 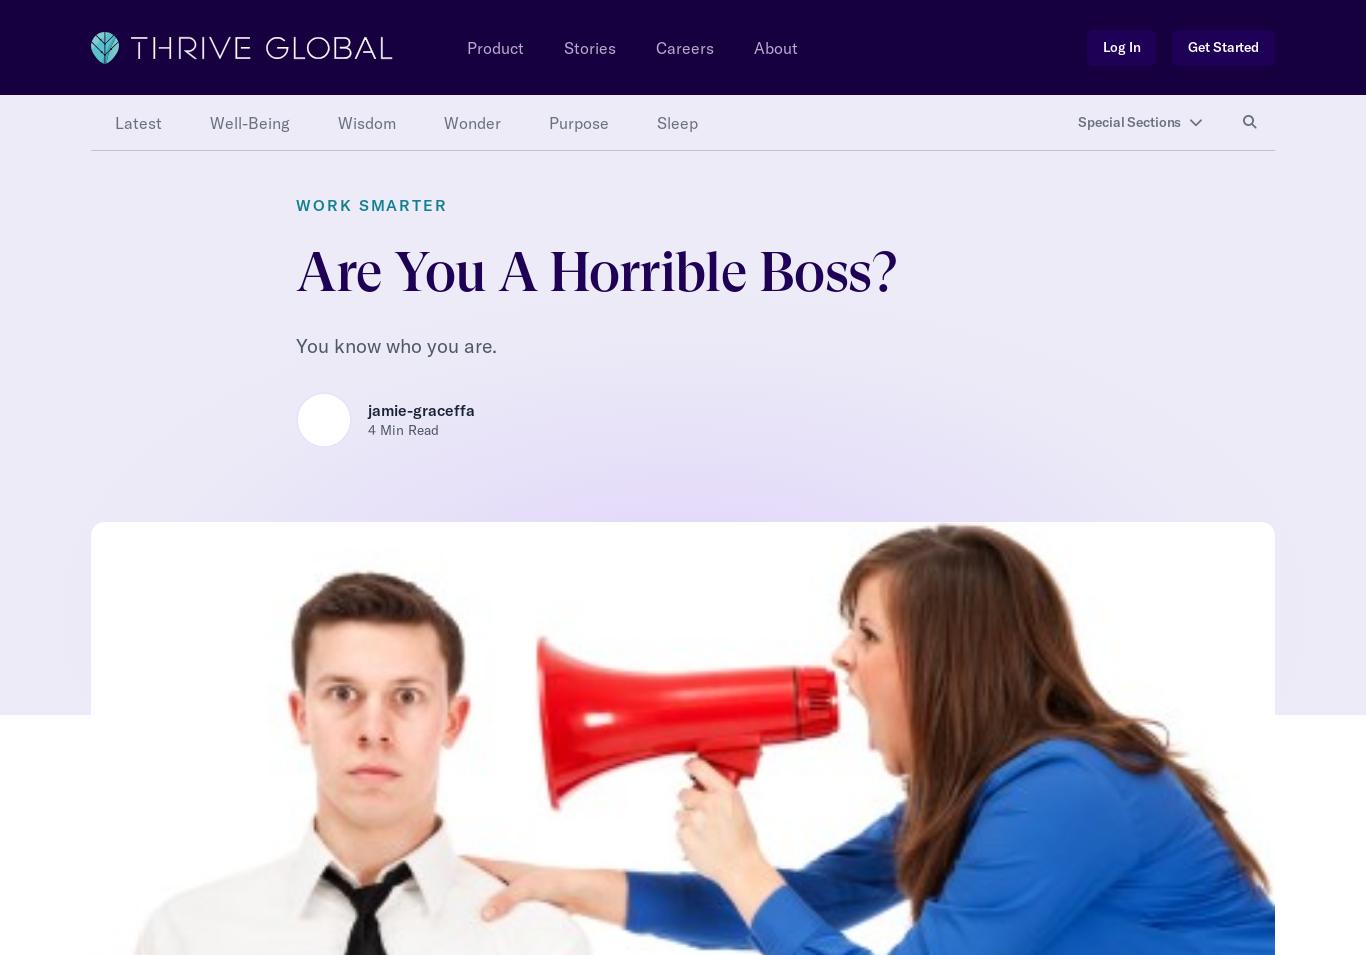 I want to click on '· Watch, learn and apply from peers and colleagues that are exceptional bosses. Reach out, but her a coffee and ask for help.', so click(x=660, y=517).